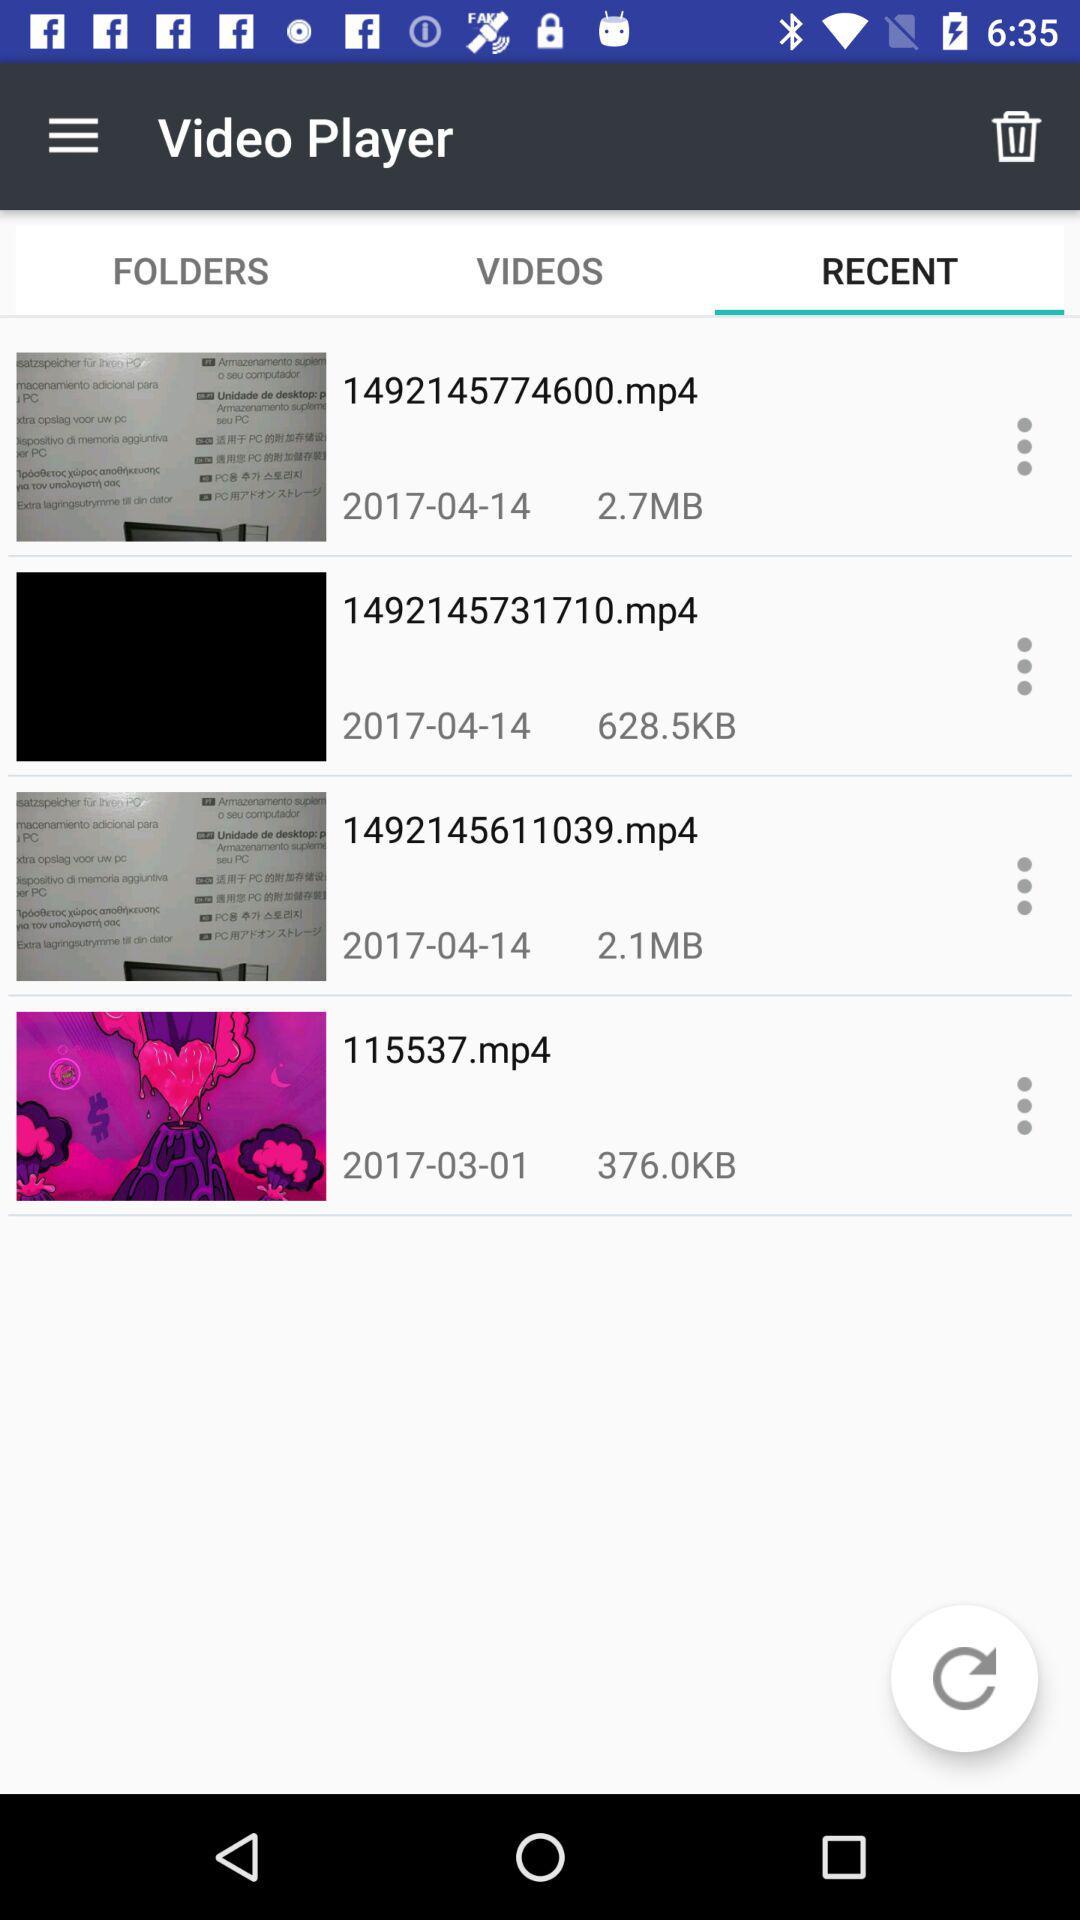  What do you see at coordinates (667, 723) in the screenshot?
I see `the item next to the 2017-04-14 item` at bounding box center [667, 723].